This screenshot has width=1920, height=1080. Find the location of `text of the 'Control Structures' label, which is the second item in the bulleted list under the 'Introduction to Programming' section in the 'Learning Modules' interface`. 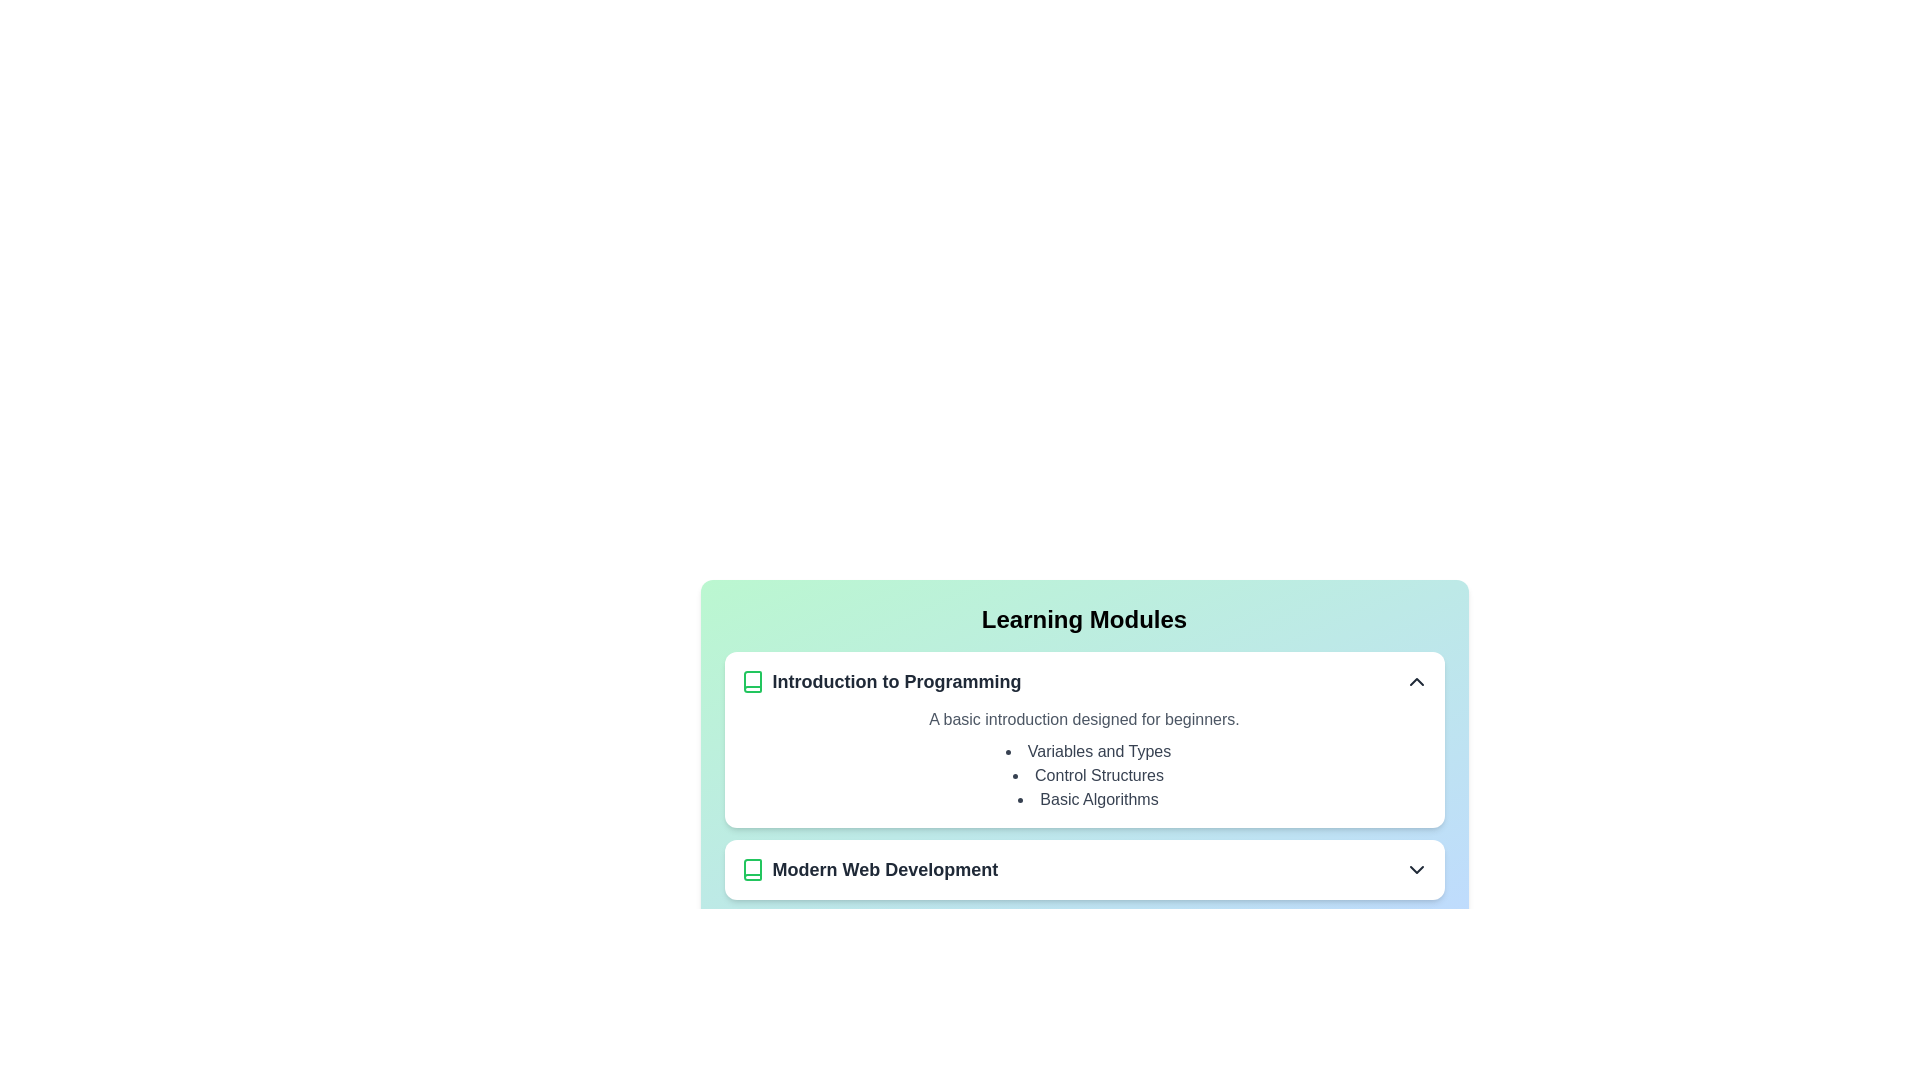

text of the 'Control Structures' label, which is the second item in the bulleted list under the 'Introduction to Programming' section in the 'Learning Modules' interface is located at coordinates (1083, 774).